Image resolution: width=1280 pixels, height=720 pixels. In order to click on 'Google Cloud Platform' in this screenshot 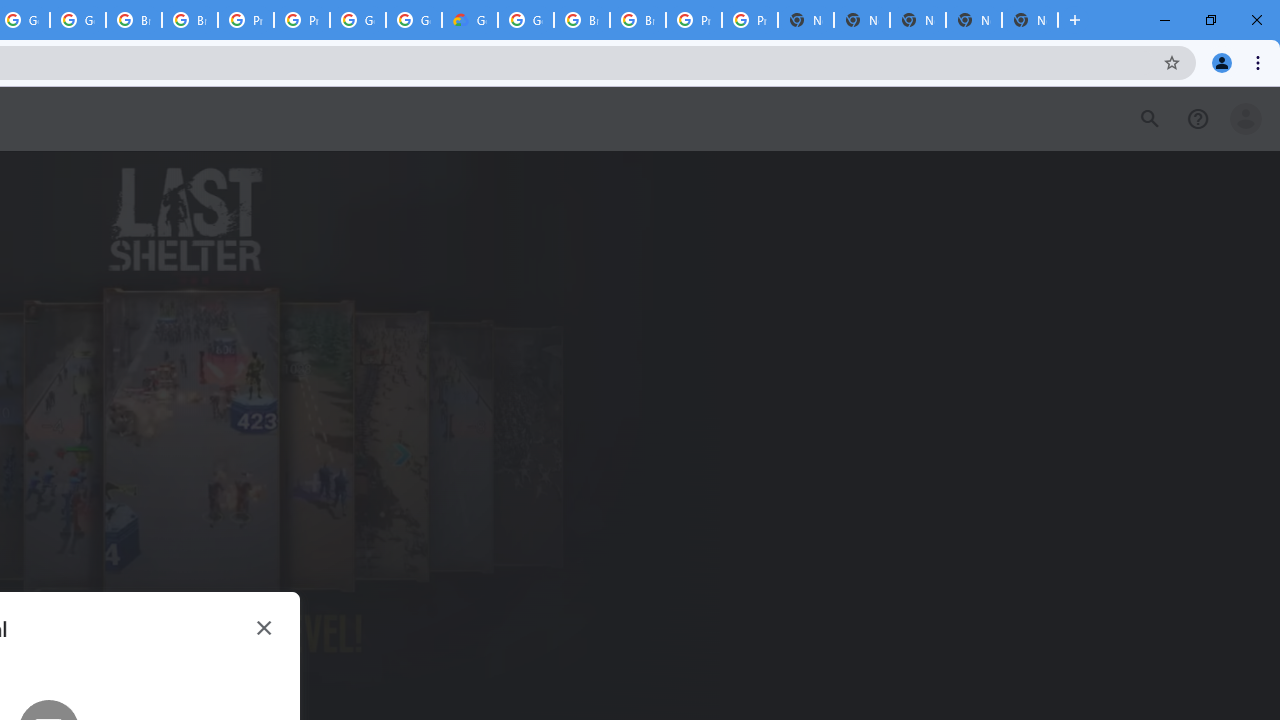, I will do `click(526, 20)`.